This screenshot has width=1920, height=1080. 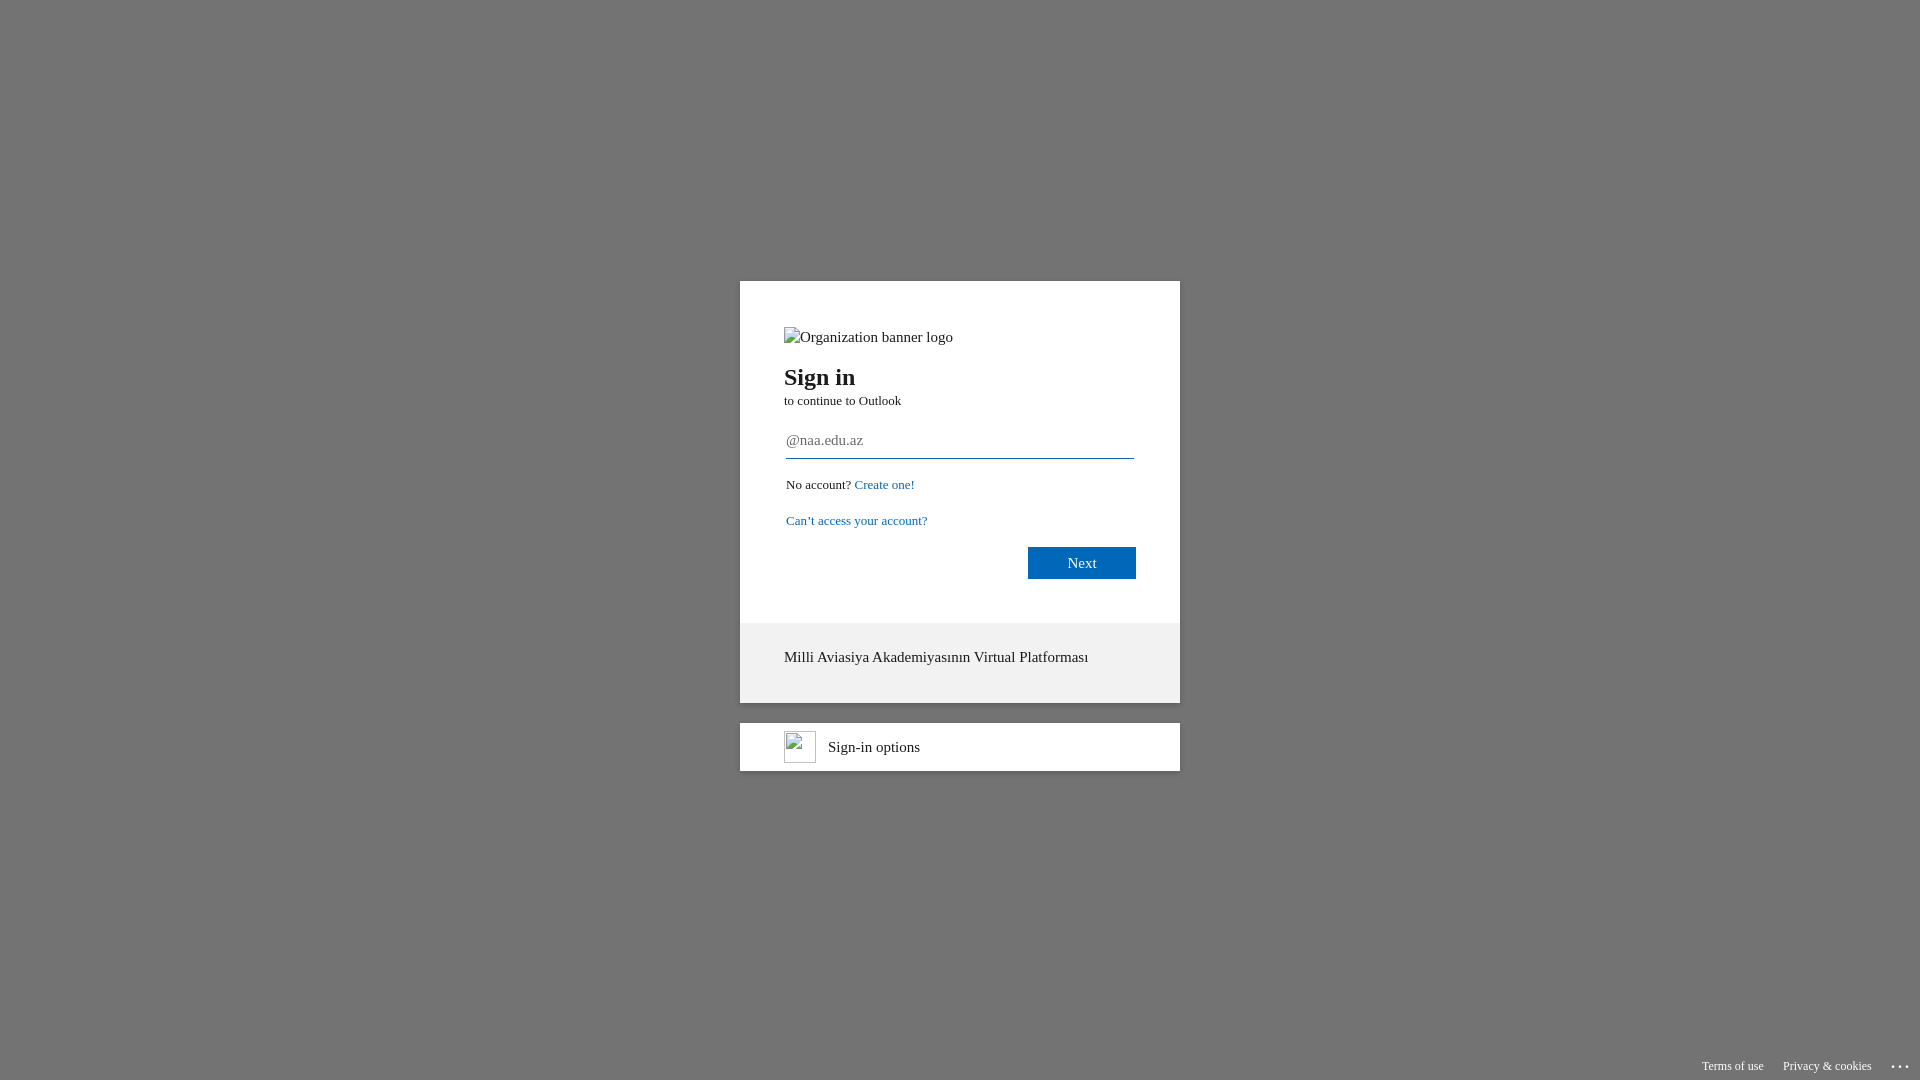 What do you see at coordinates (883, 484) in the screenshot?
I see `'Create one!'` at bounding box center [883, 484].